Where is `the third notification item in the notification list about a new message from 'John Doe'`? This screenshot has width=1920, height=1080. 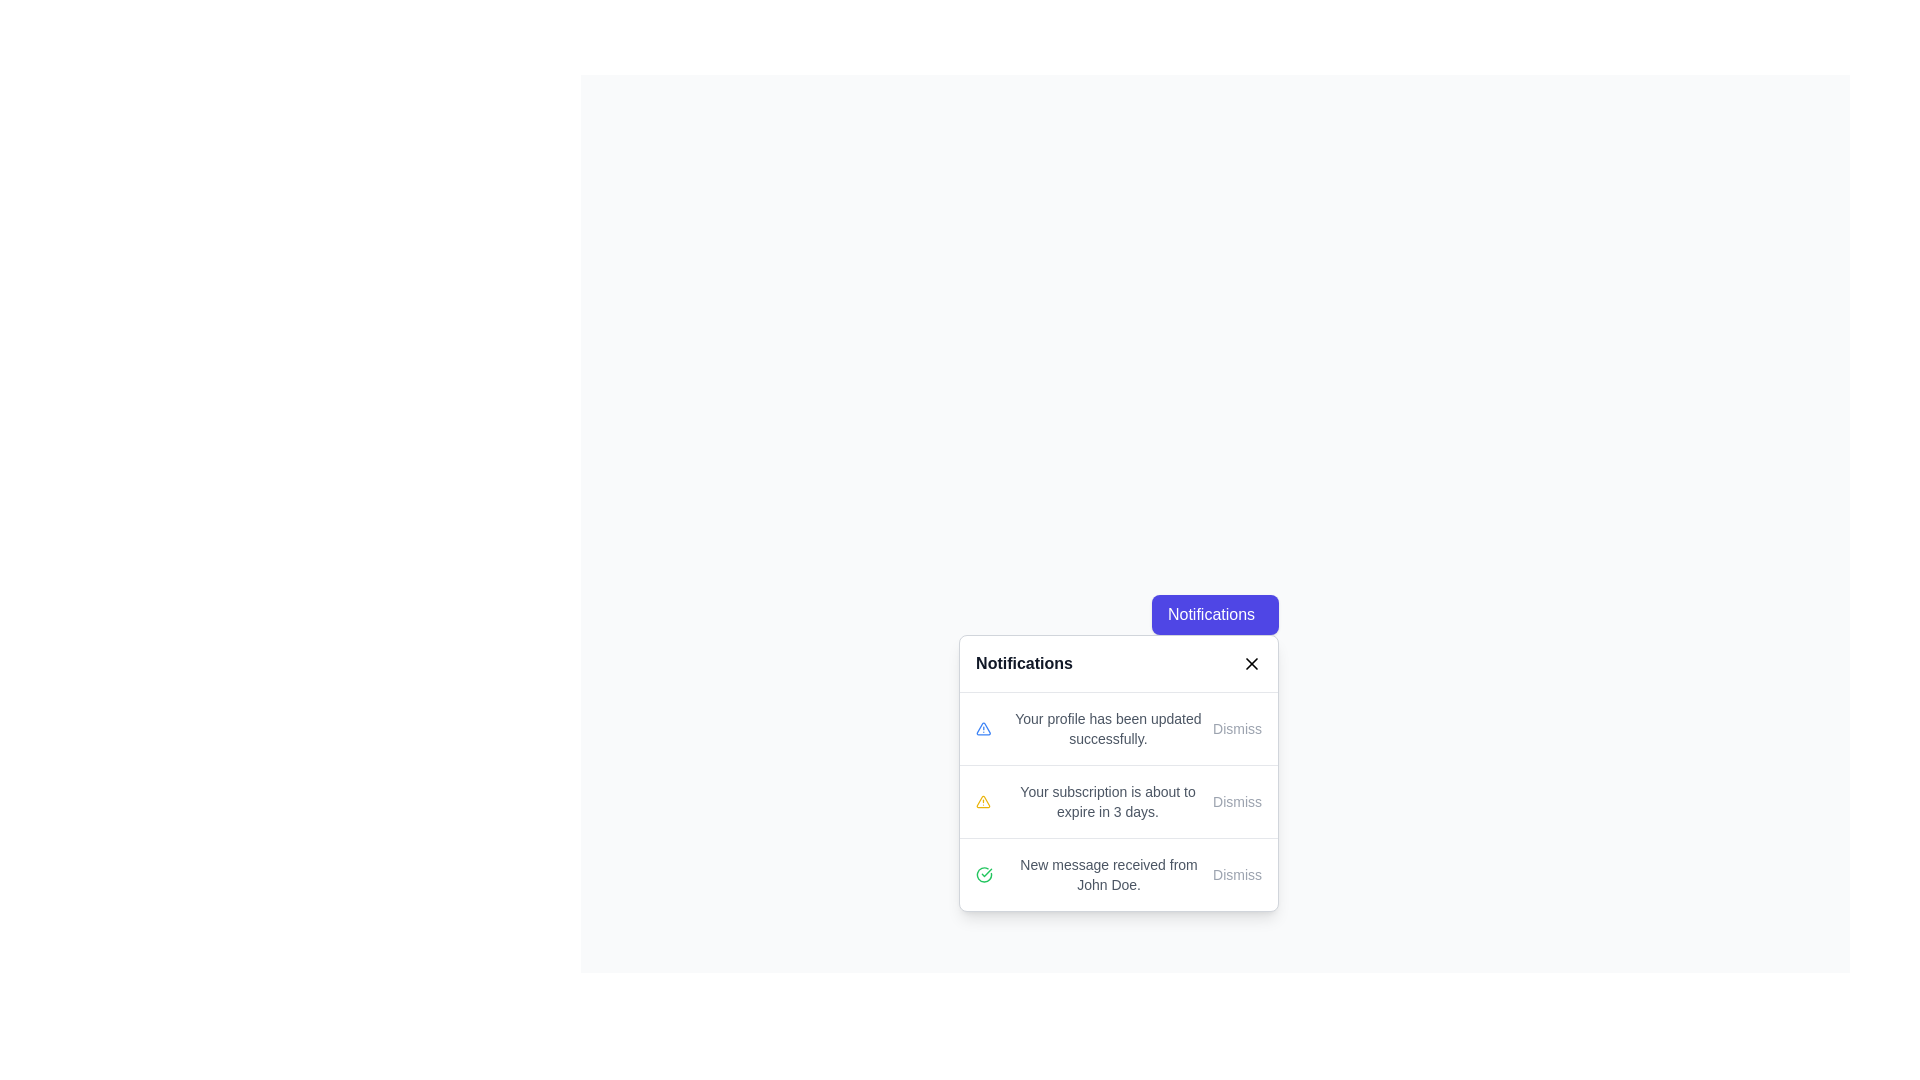
the third notification item in the notification list about a new message from 'John Doe' is located at coordinates (1118, 873).